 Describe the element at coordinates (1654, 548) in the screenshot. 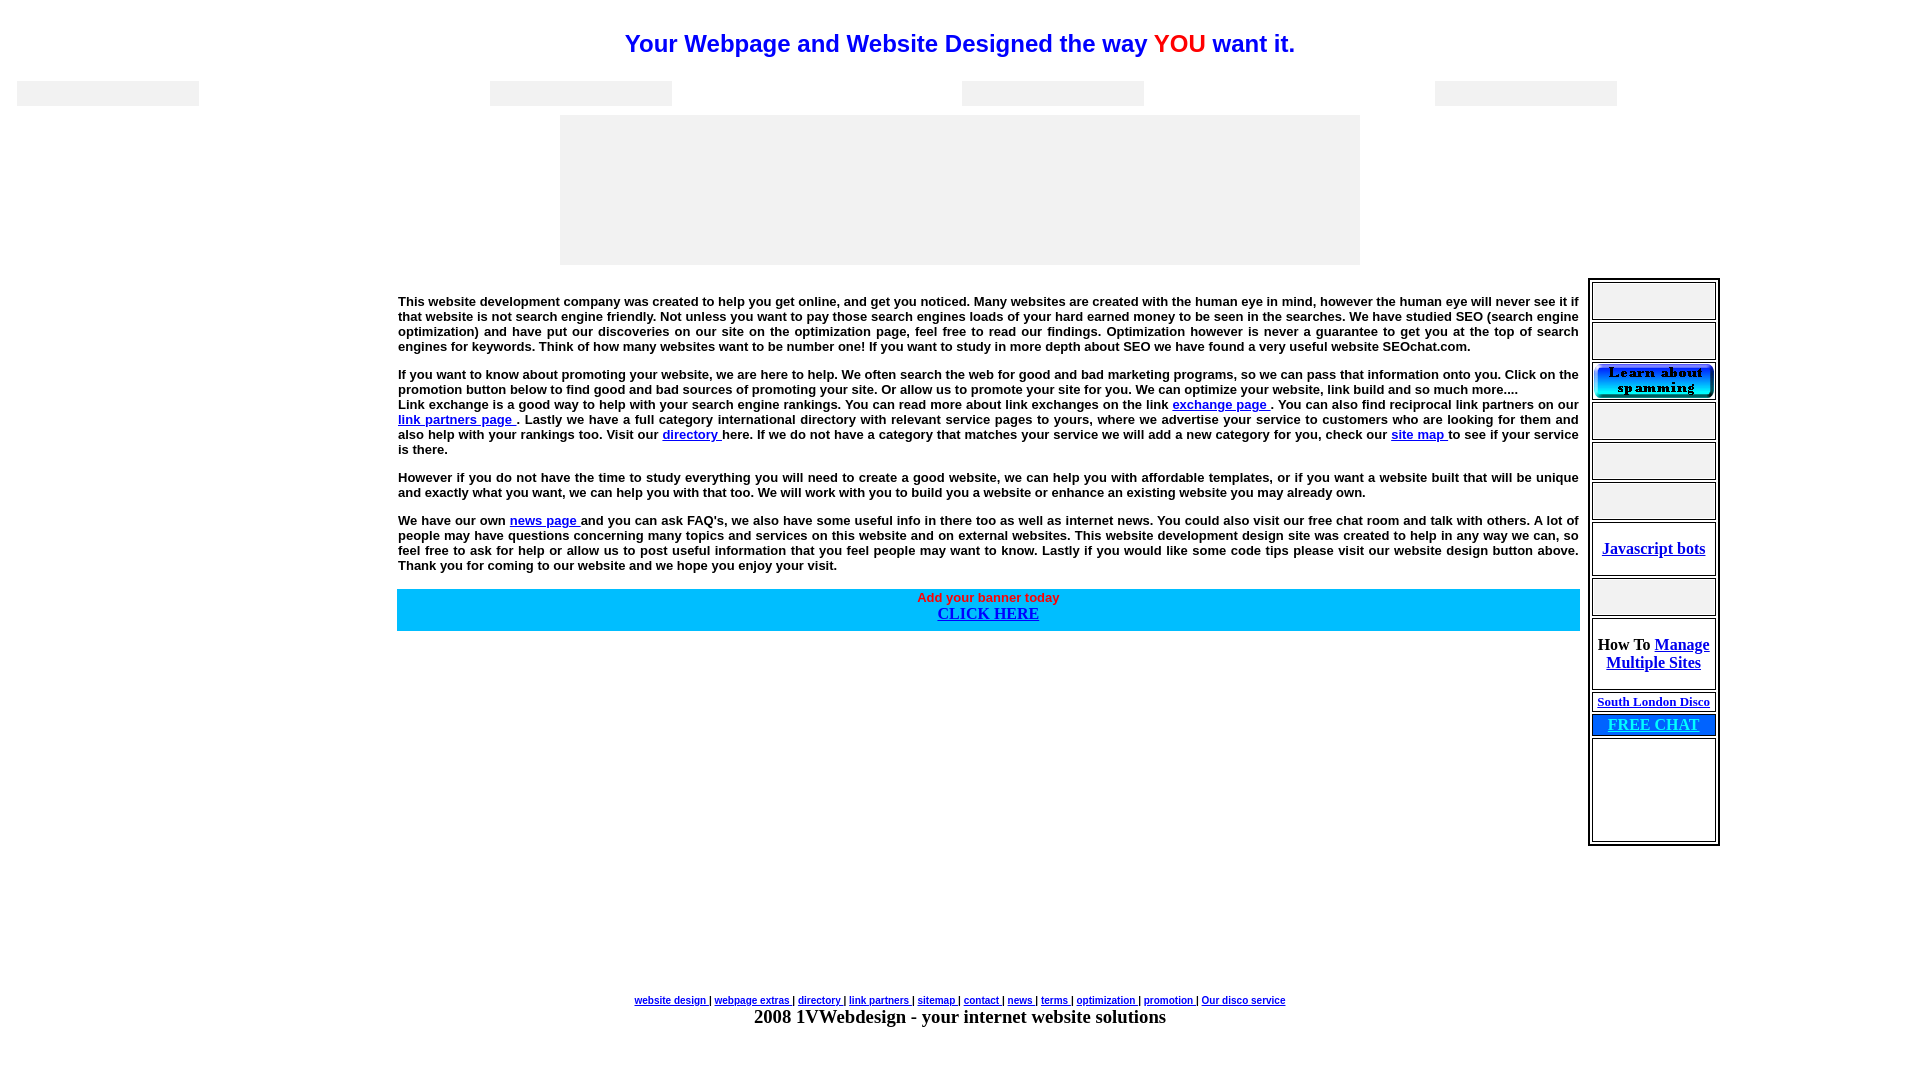

I see `'Javascript bots'` at that location.